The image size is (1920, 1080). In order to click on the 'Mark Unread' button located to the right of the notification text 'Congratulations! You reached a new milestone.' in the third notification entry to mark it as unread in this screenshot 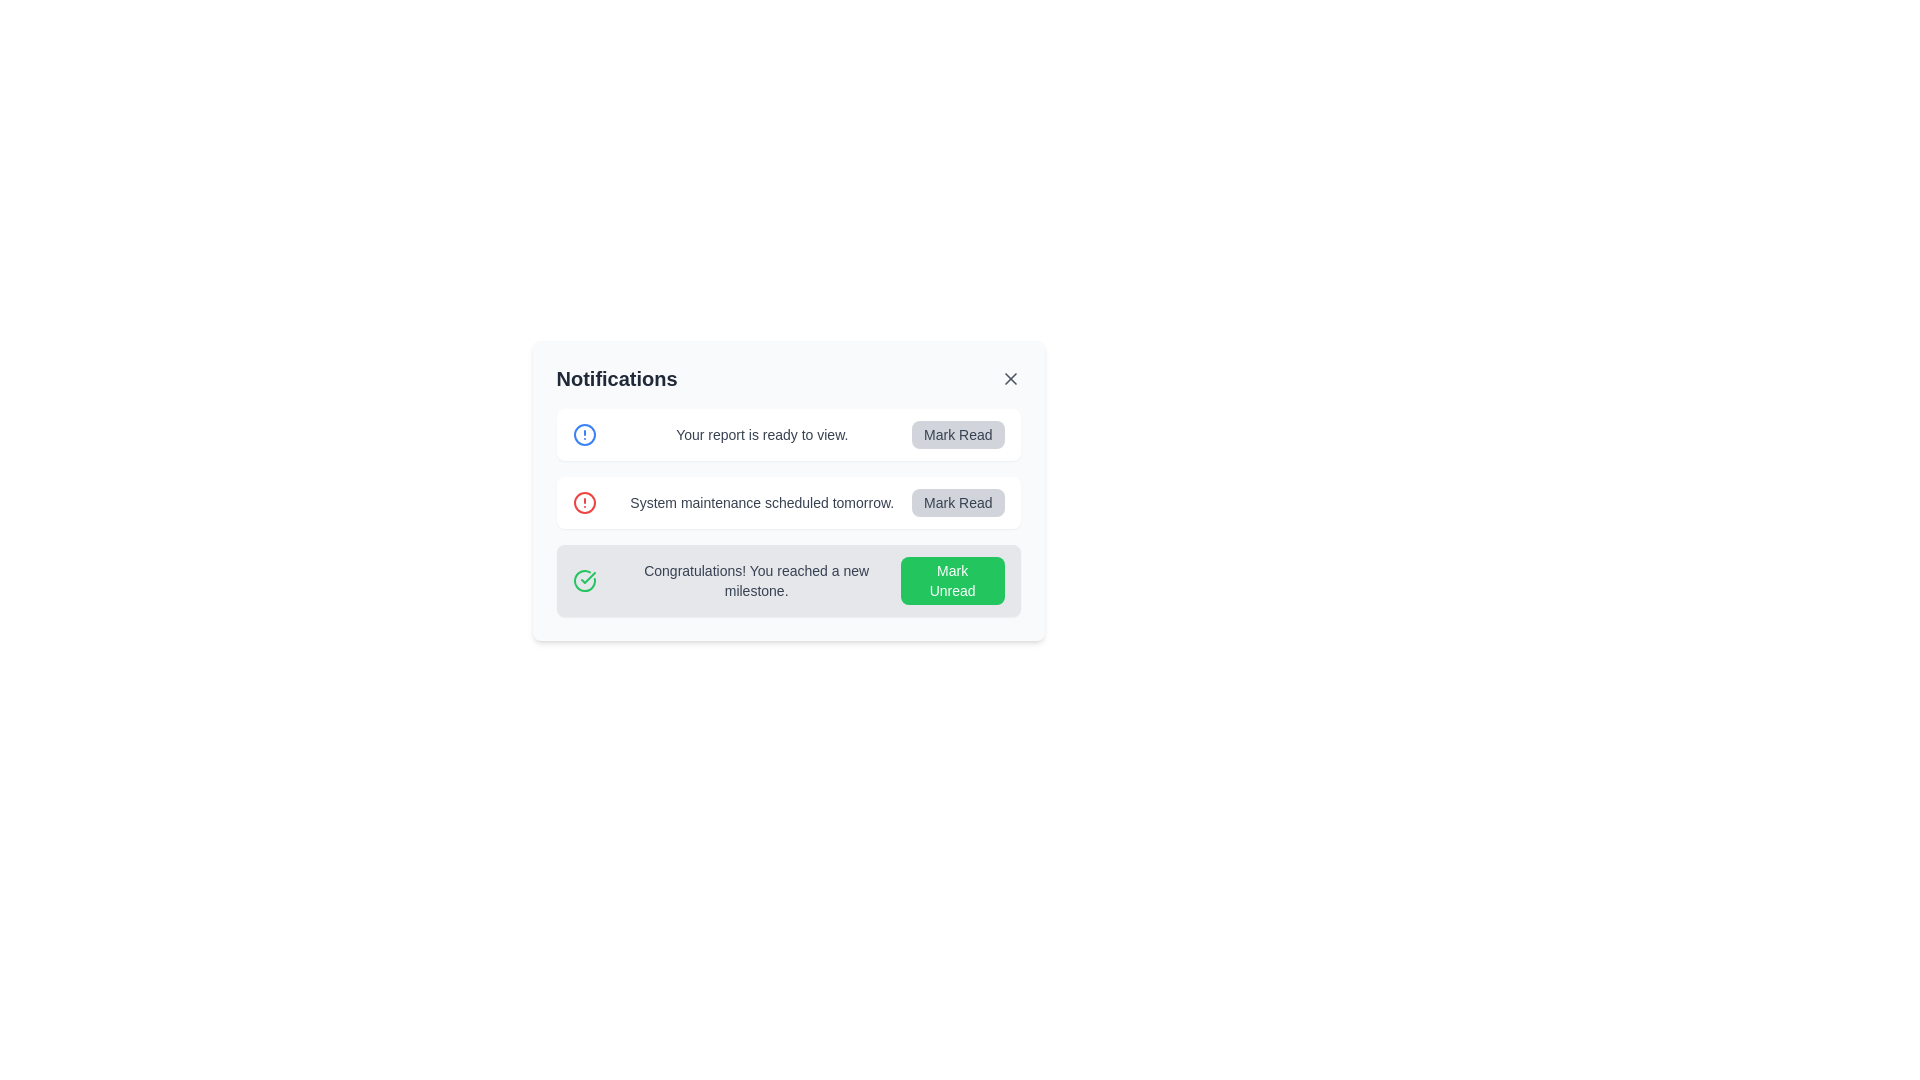, I will do `click(951, 581)`.